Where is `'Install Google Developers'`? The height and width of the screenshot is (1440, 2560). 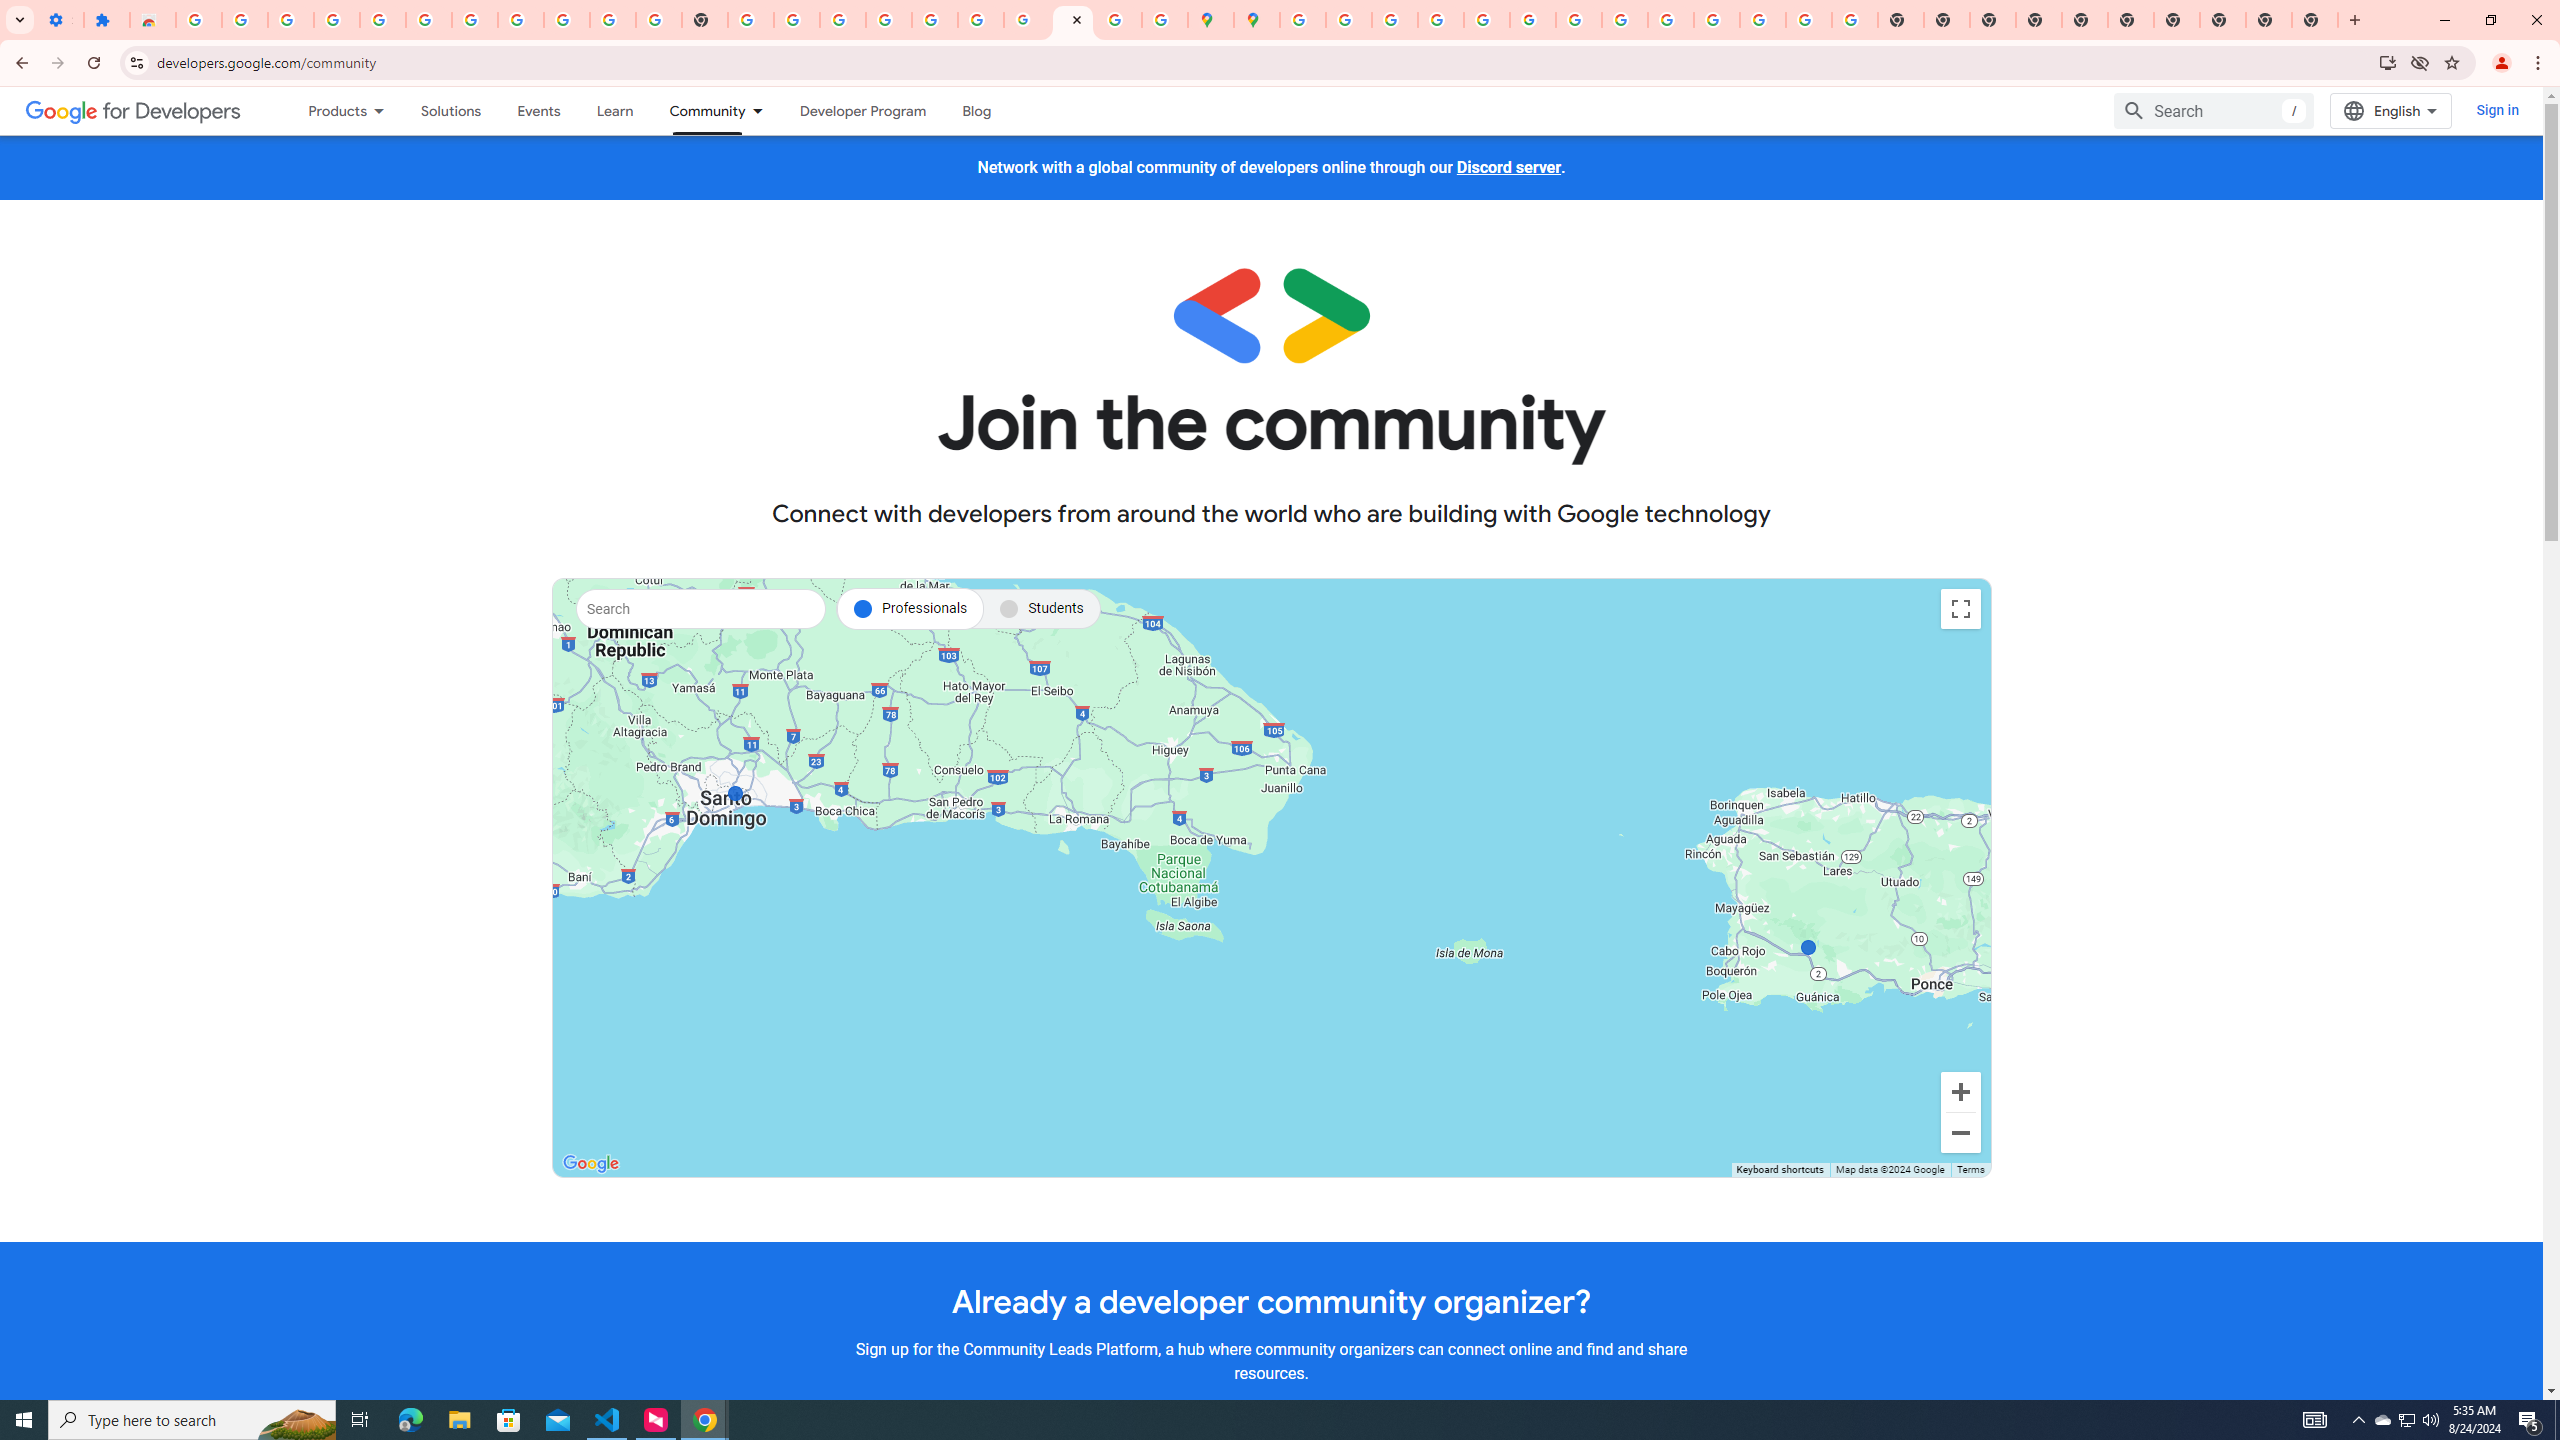
'Install Google Developers' is located at coordinates (2388, 61).